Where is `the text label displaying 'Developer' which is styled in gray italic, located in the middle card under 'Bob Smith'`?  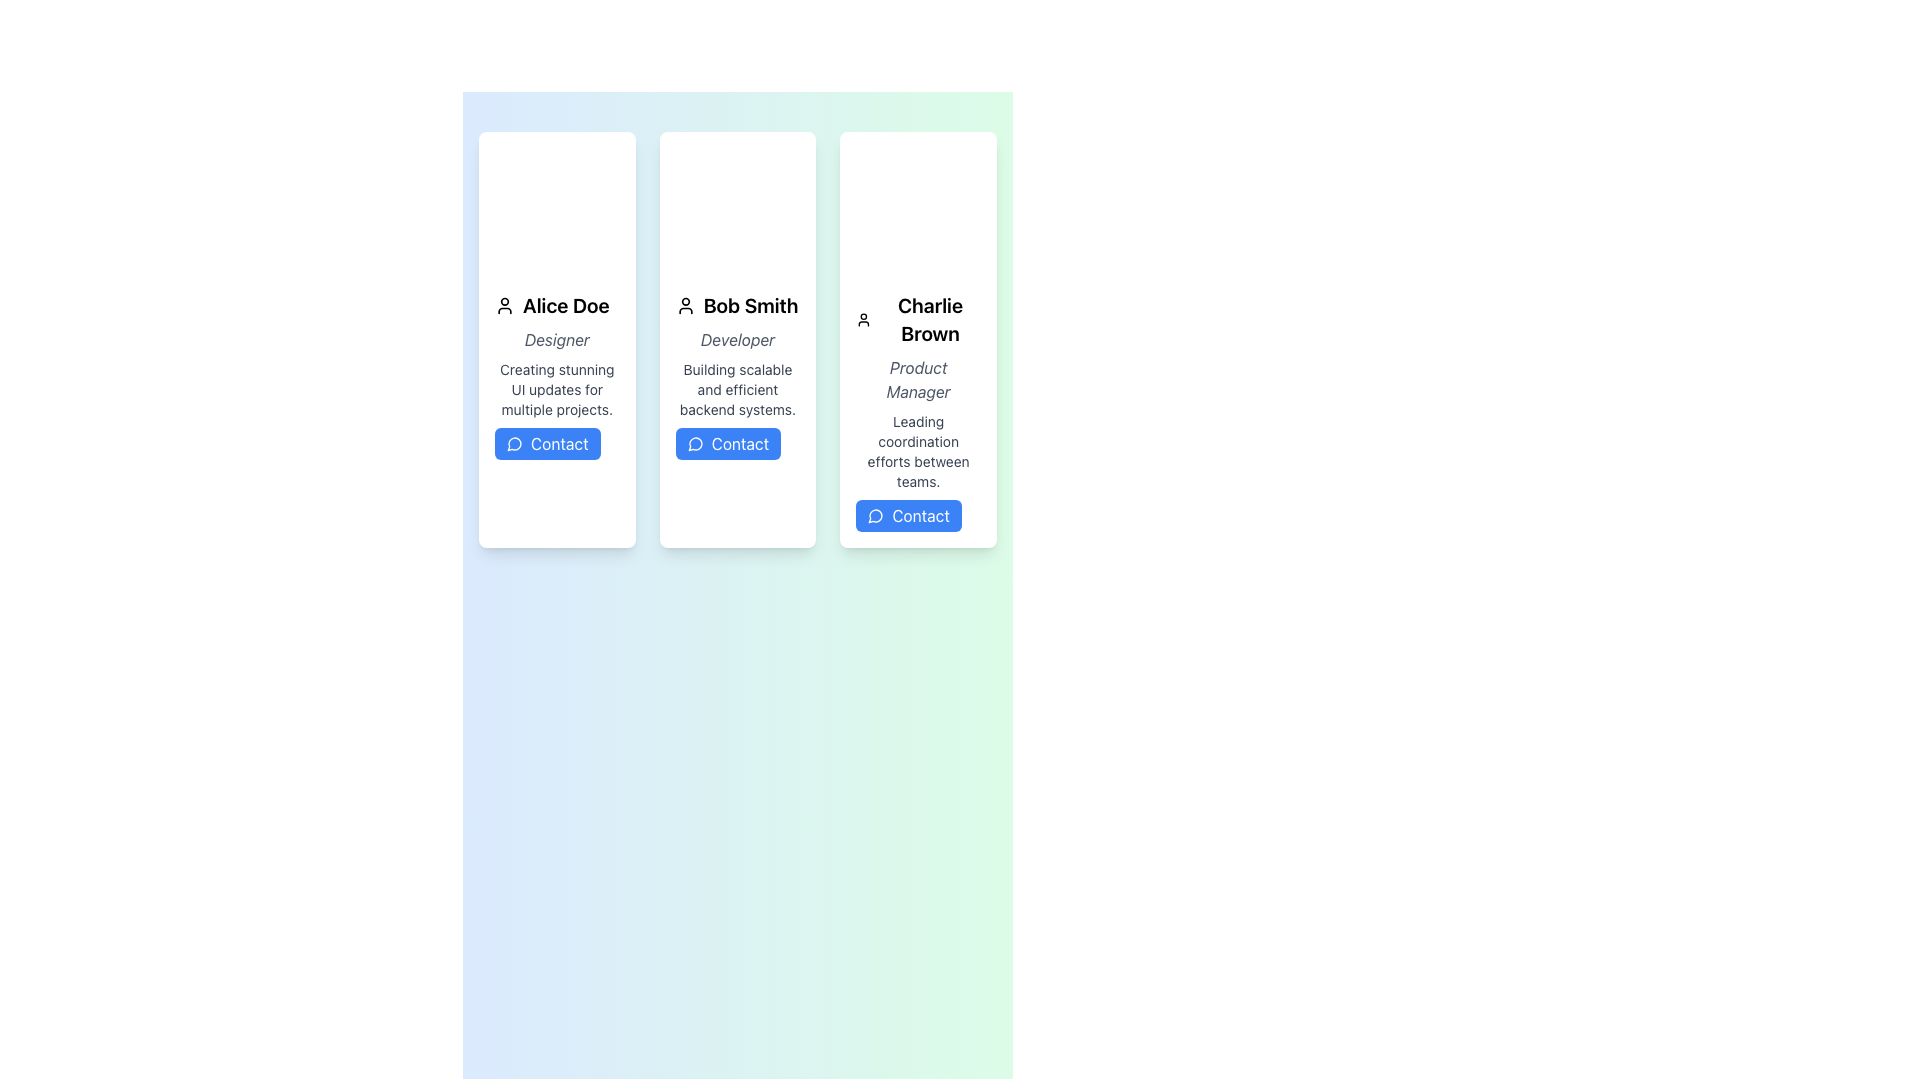
the text label displaying 'Developer' which is styled in gray italic, located in the middle card under 'Bob Smith' is located at coordinates (737, 338).